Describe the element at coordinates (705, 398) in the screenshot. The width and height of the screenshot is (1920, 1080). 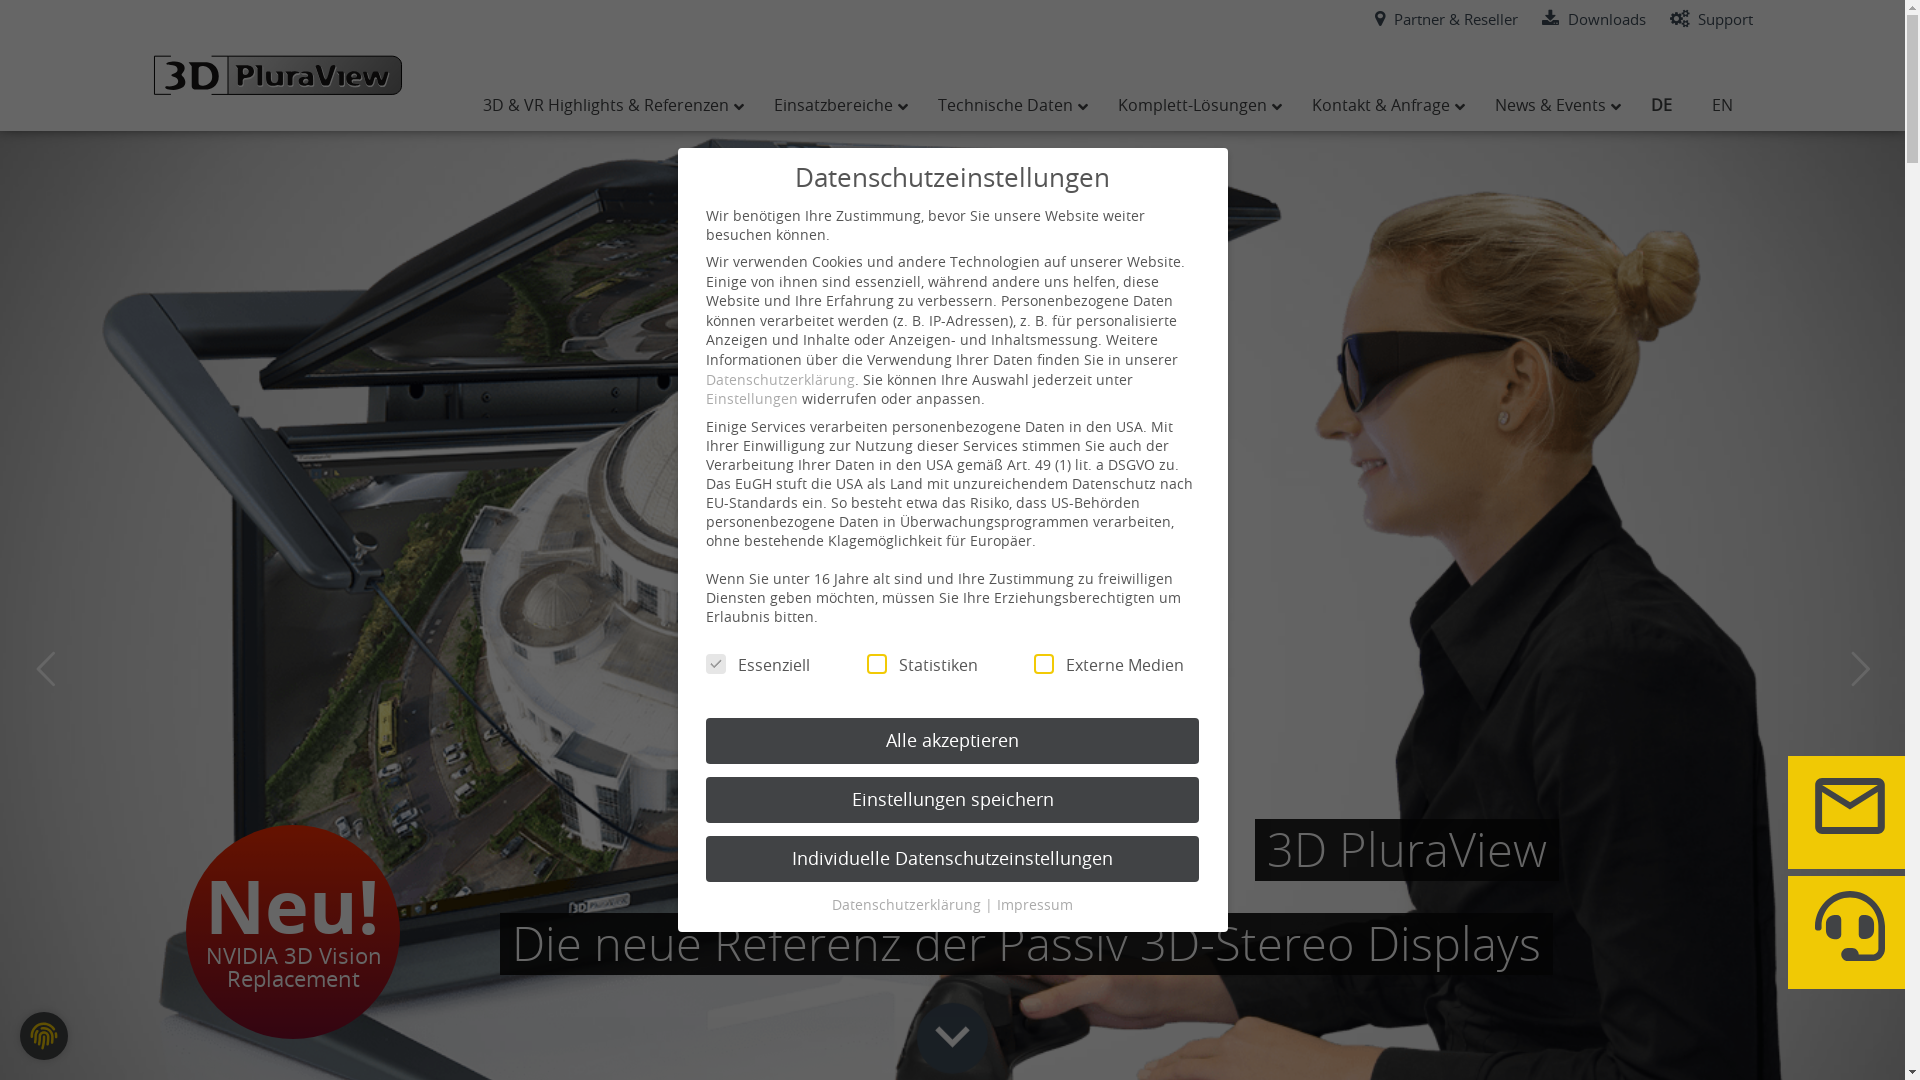
I see `'Einstellungen'` at that location.